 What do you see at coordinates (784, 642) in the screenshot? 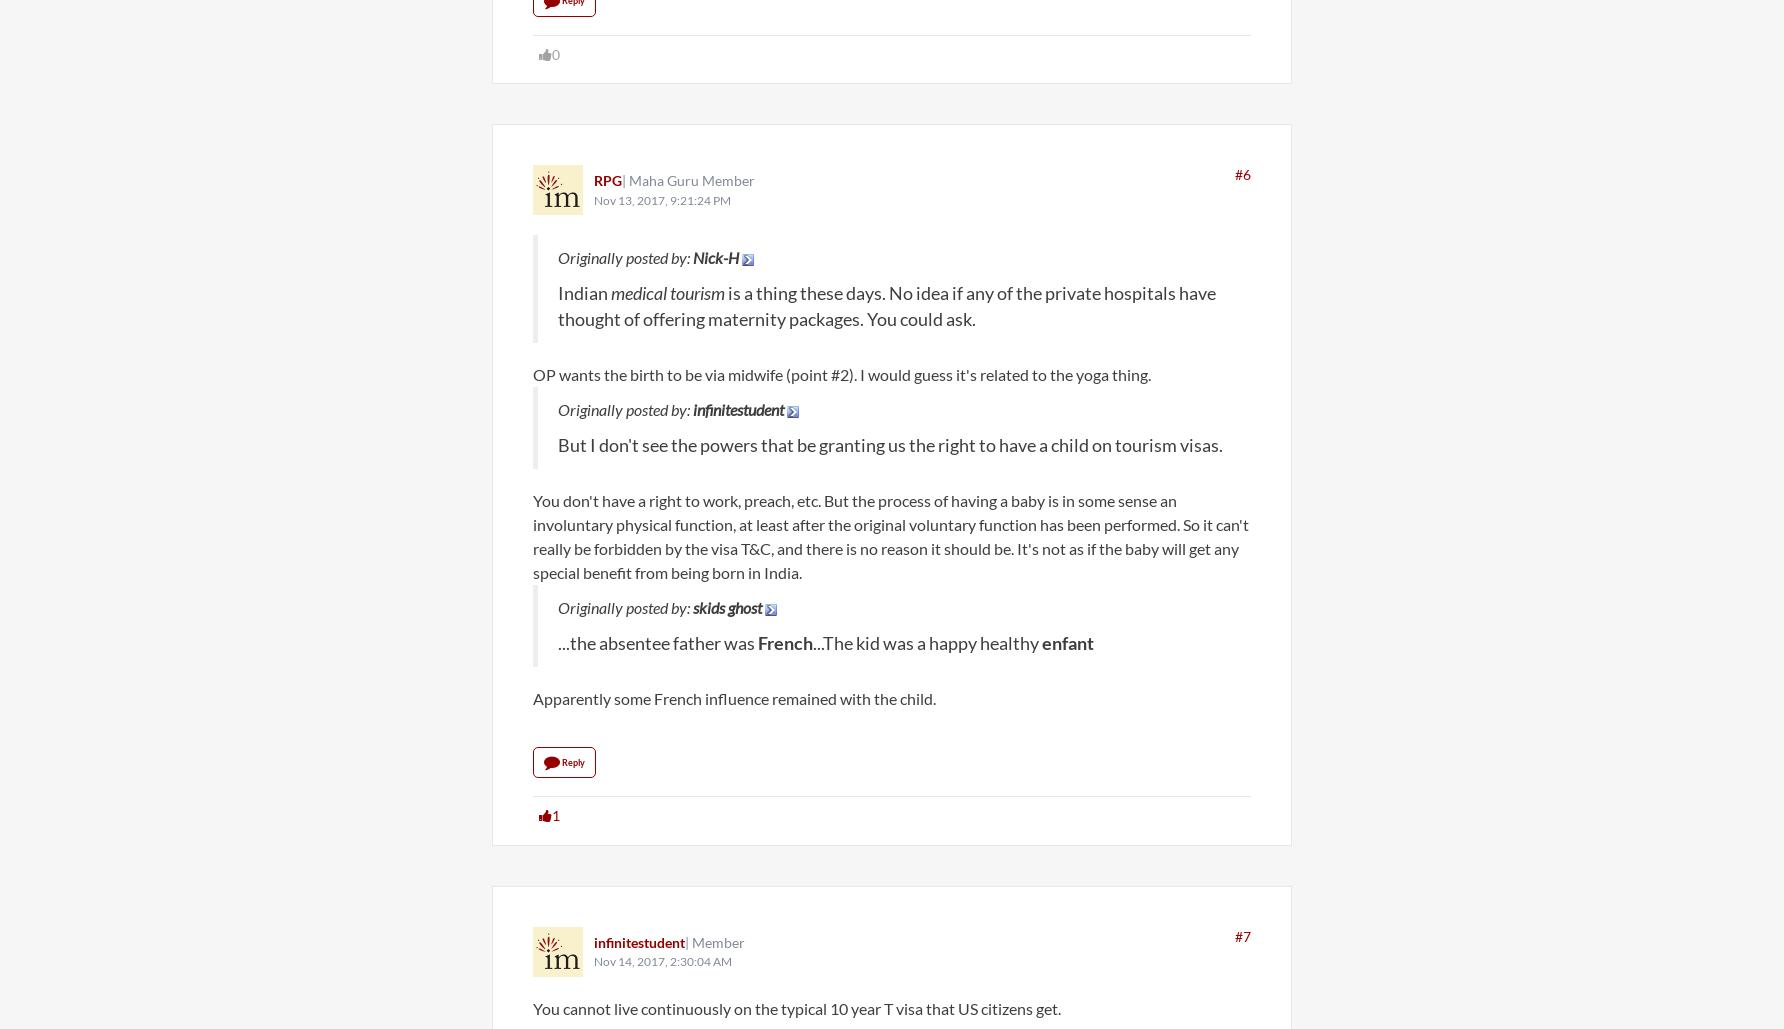
I see `'French'` at bounding box center [784, 642].